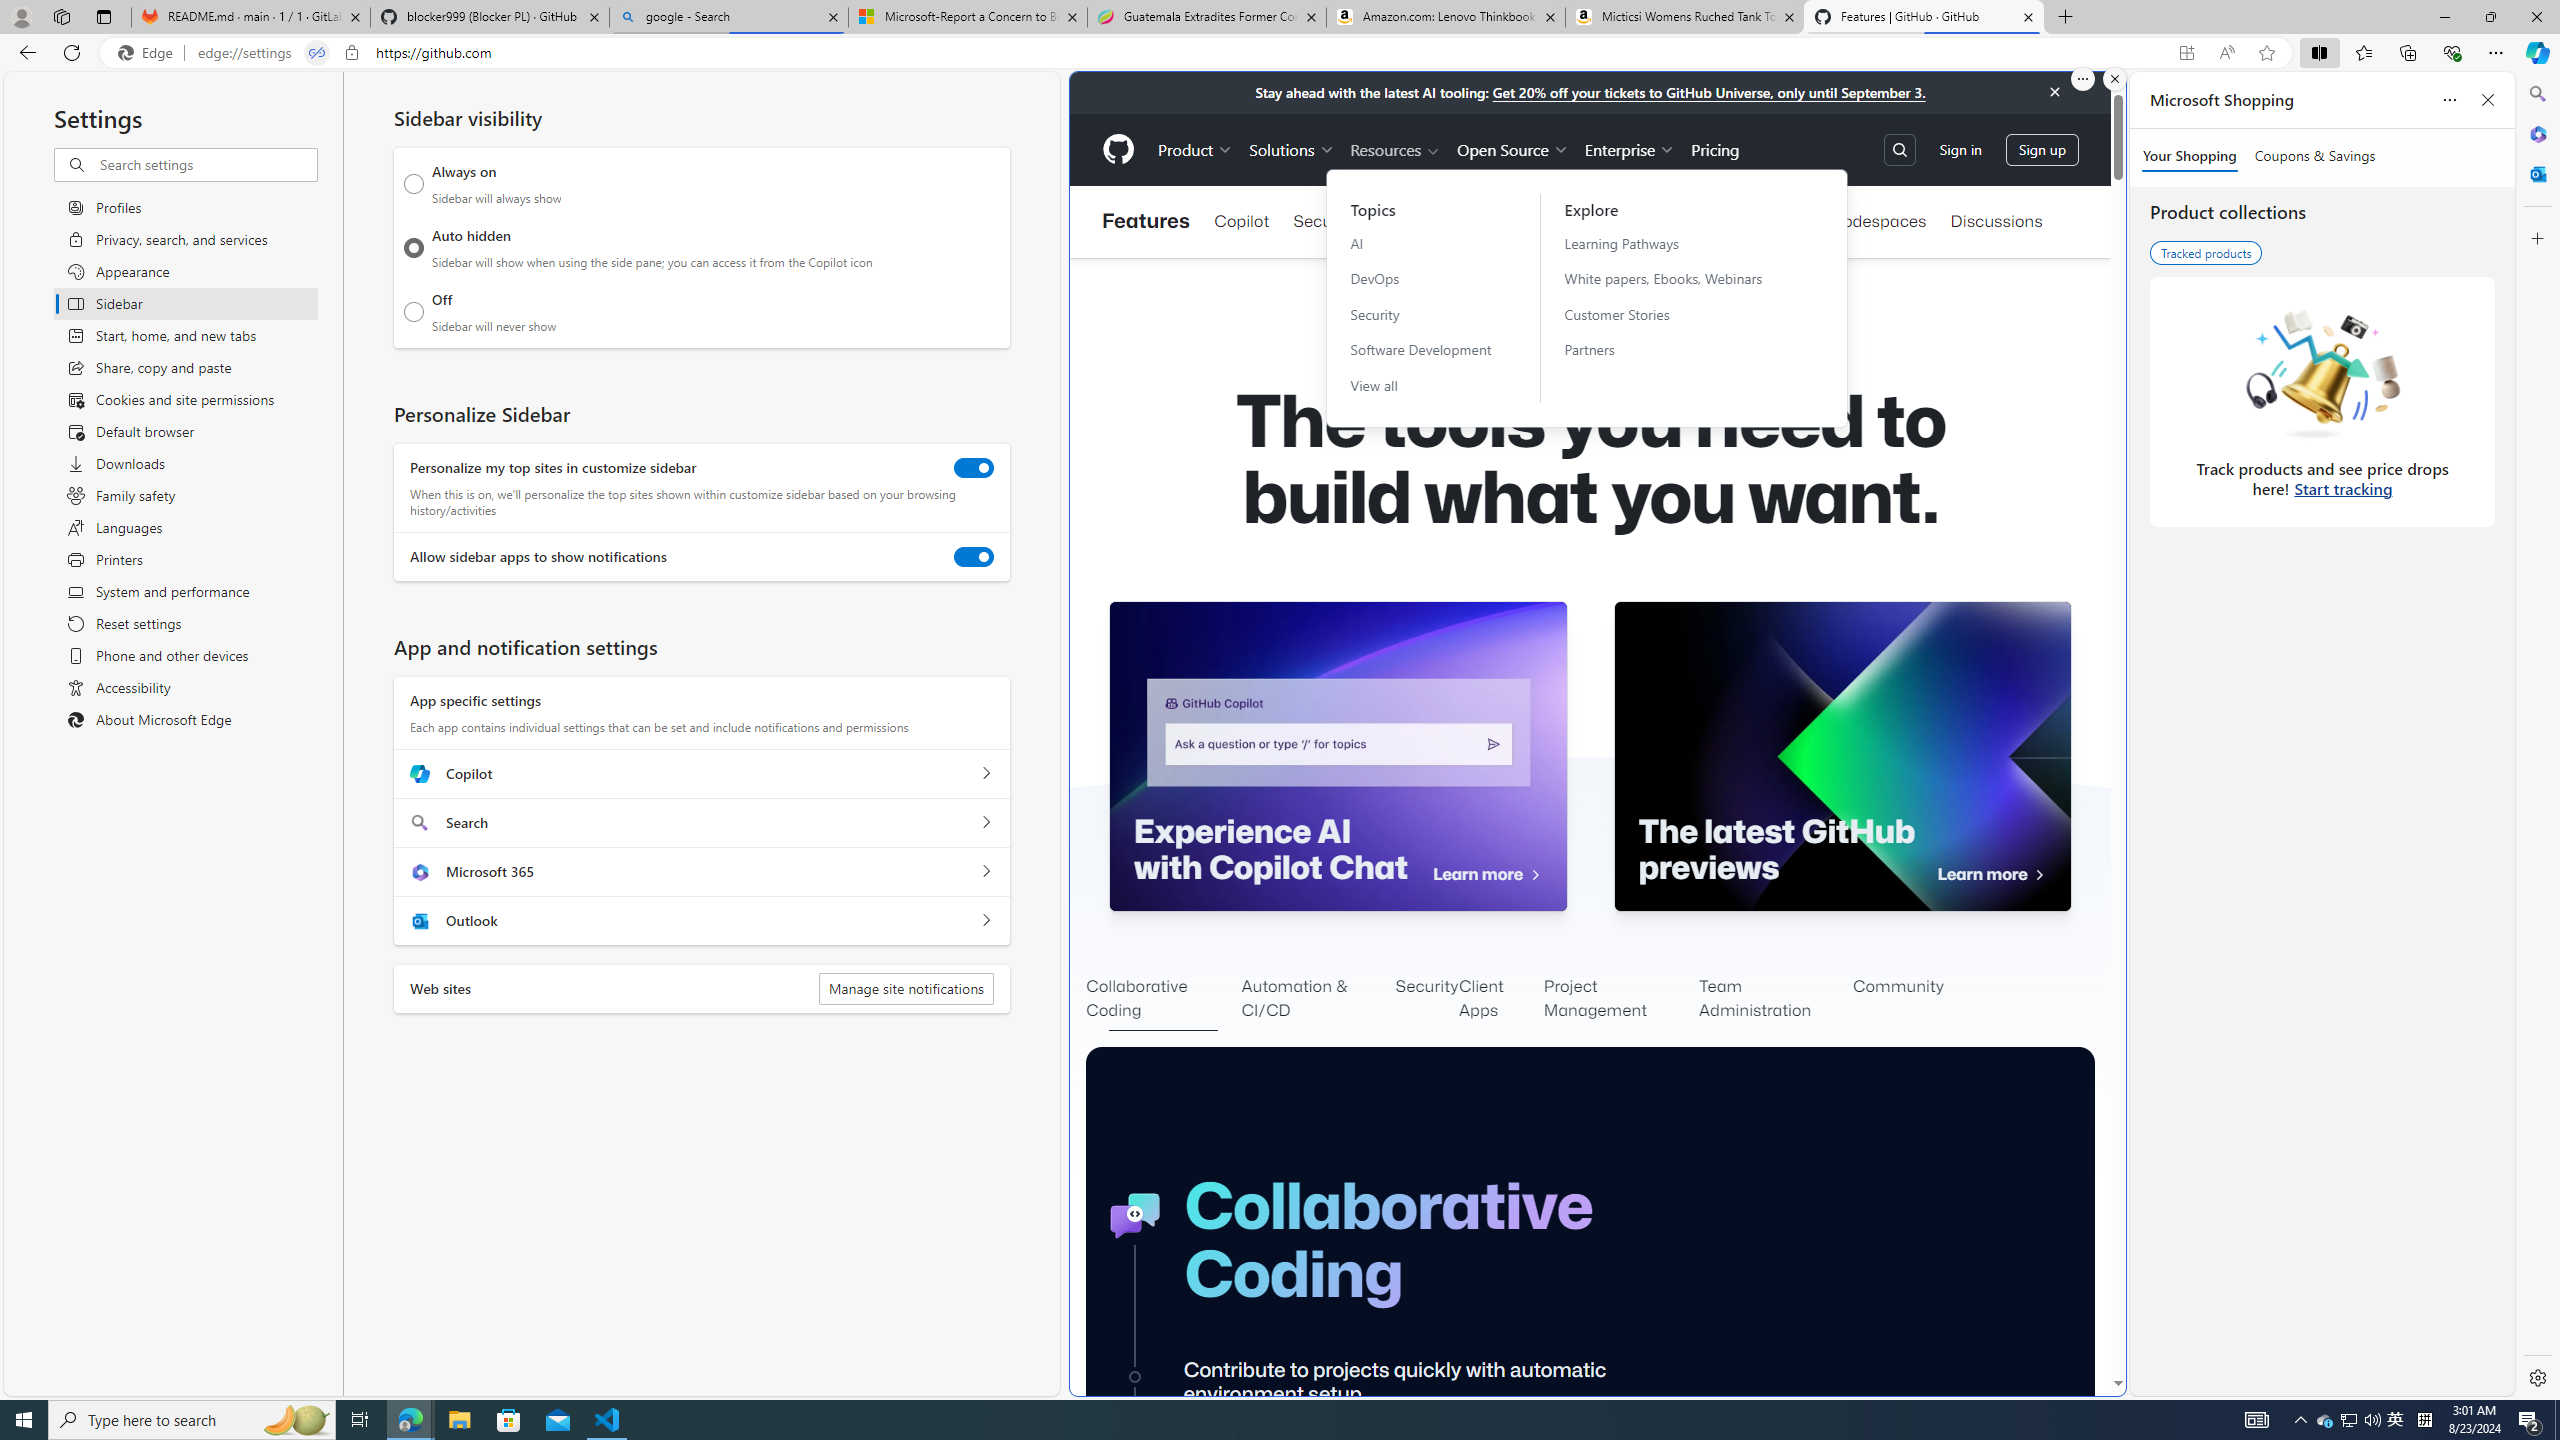 This screenshot has height=1440, width=2560. Describe the element at coordinates (1675, 277) in the screenshot. I see `'White papers, Ebooks, Webinars'` at that location.